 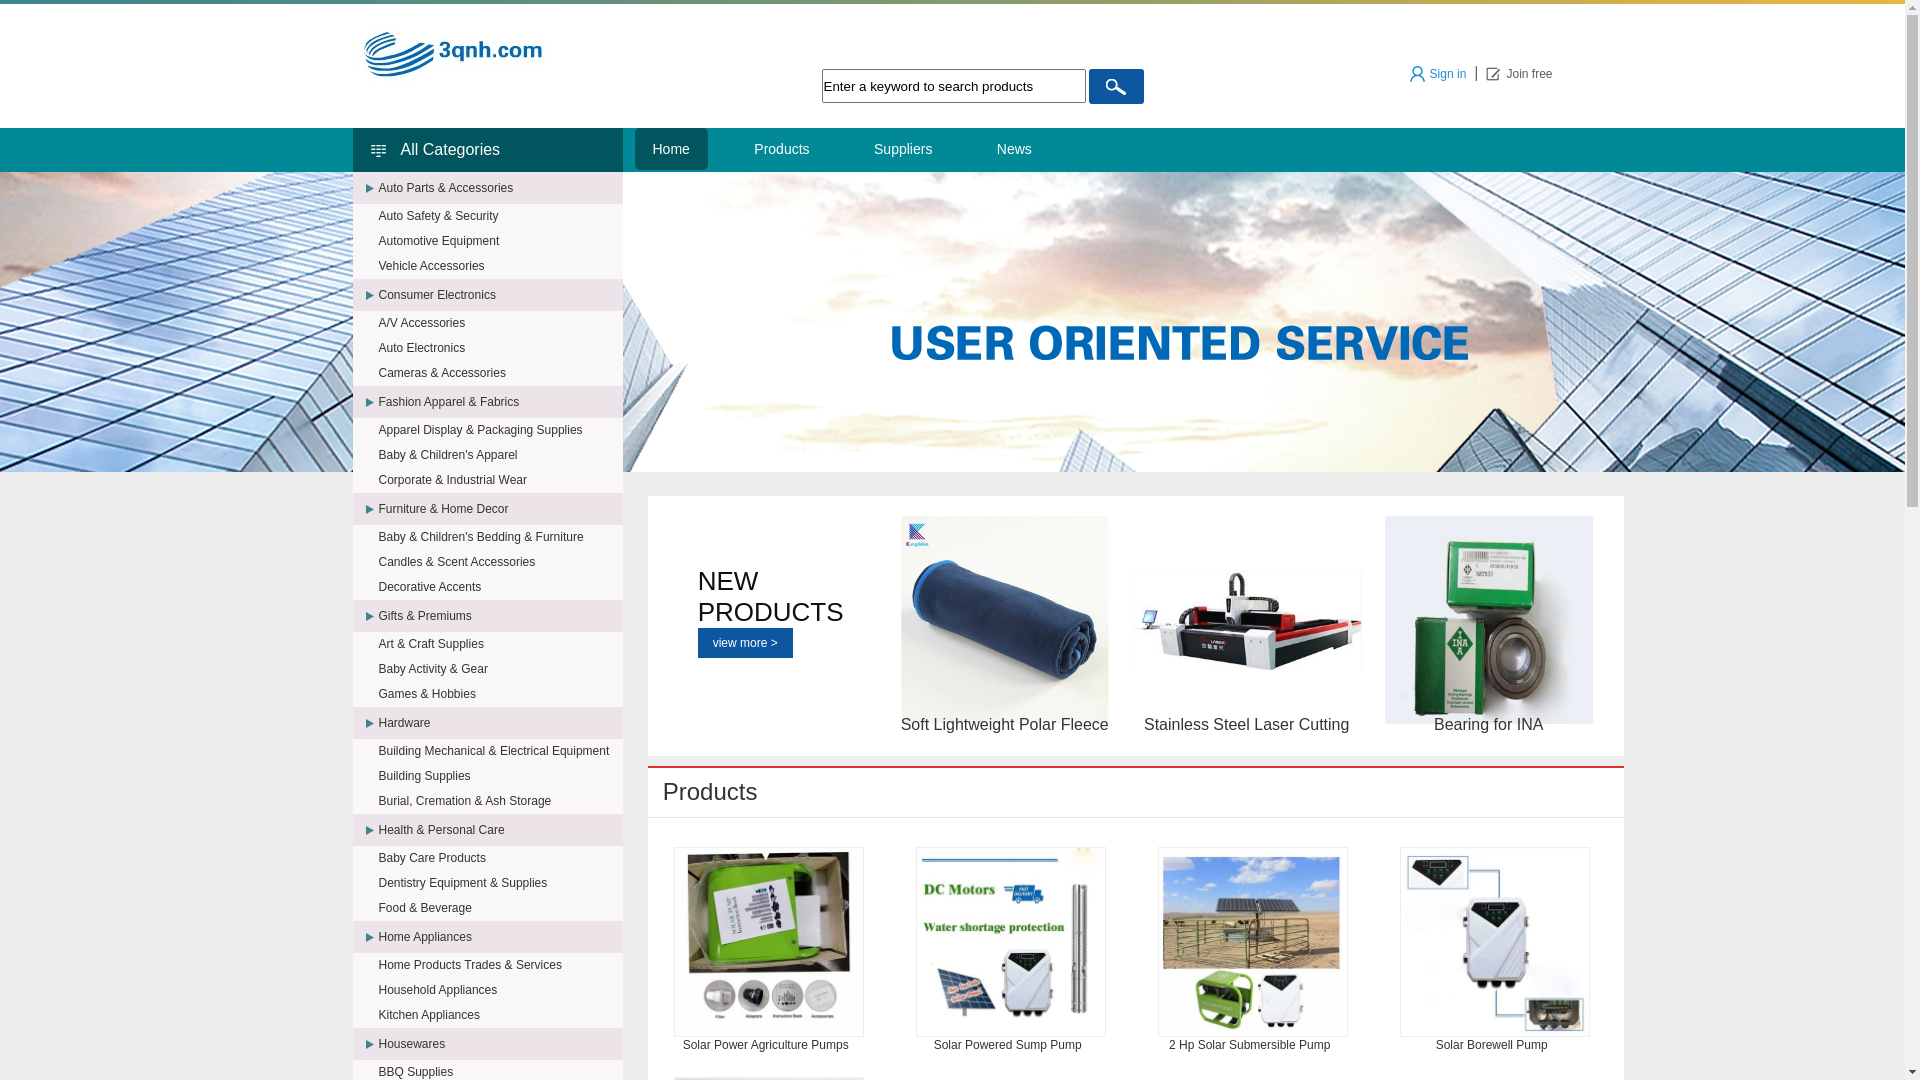 What do you see at coordinates (378, 615) in the screenshot?
I see `'Gifts & Premiums'` at bounding box center [378, 615].